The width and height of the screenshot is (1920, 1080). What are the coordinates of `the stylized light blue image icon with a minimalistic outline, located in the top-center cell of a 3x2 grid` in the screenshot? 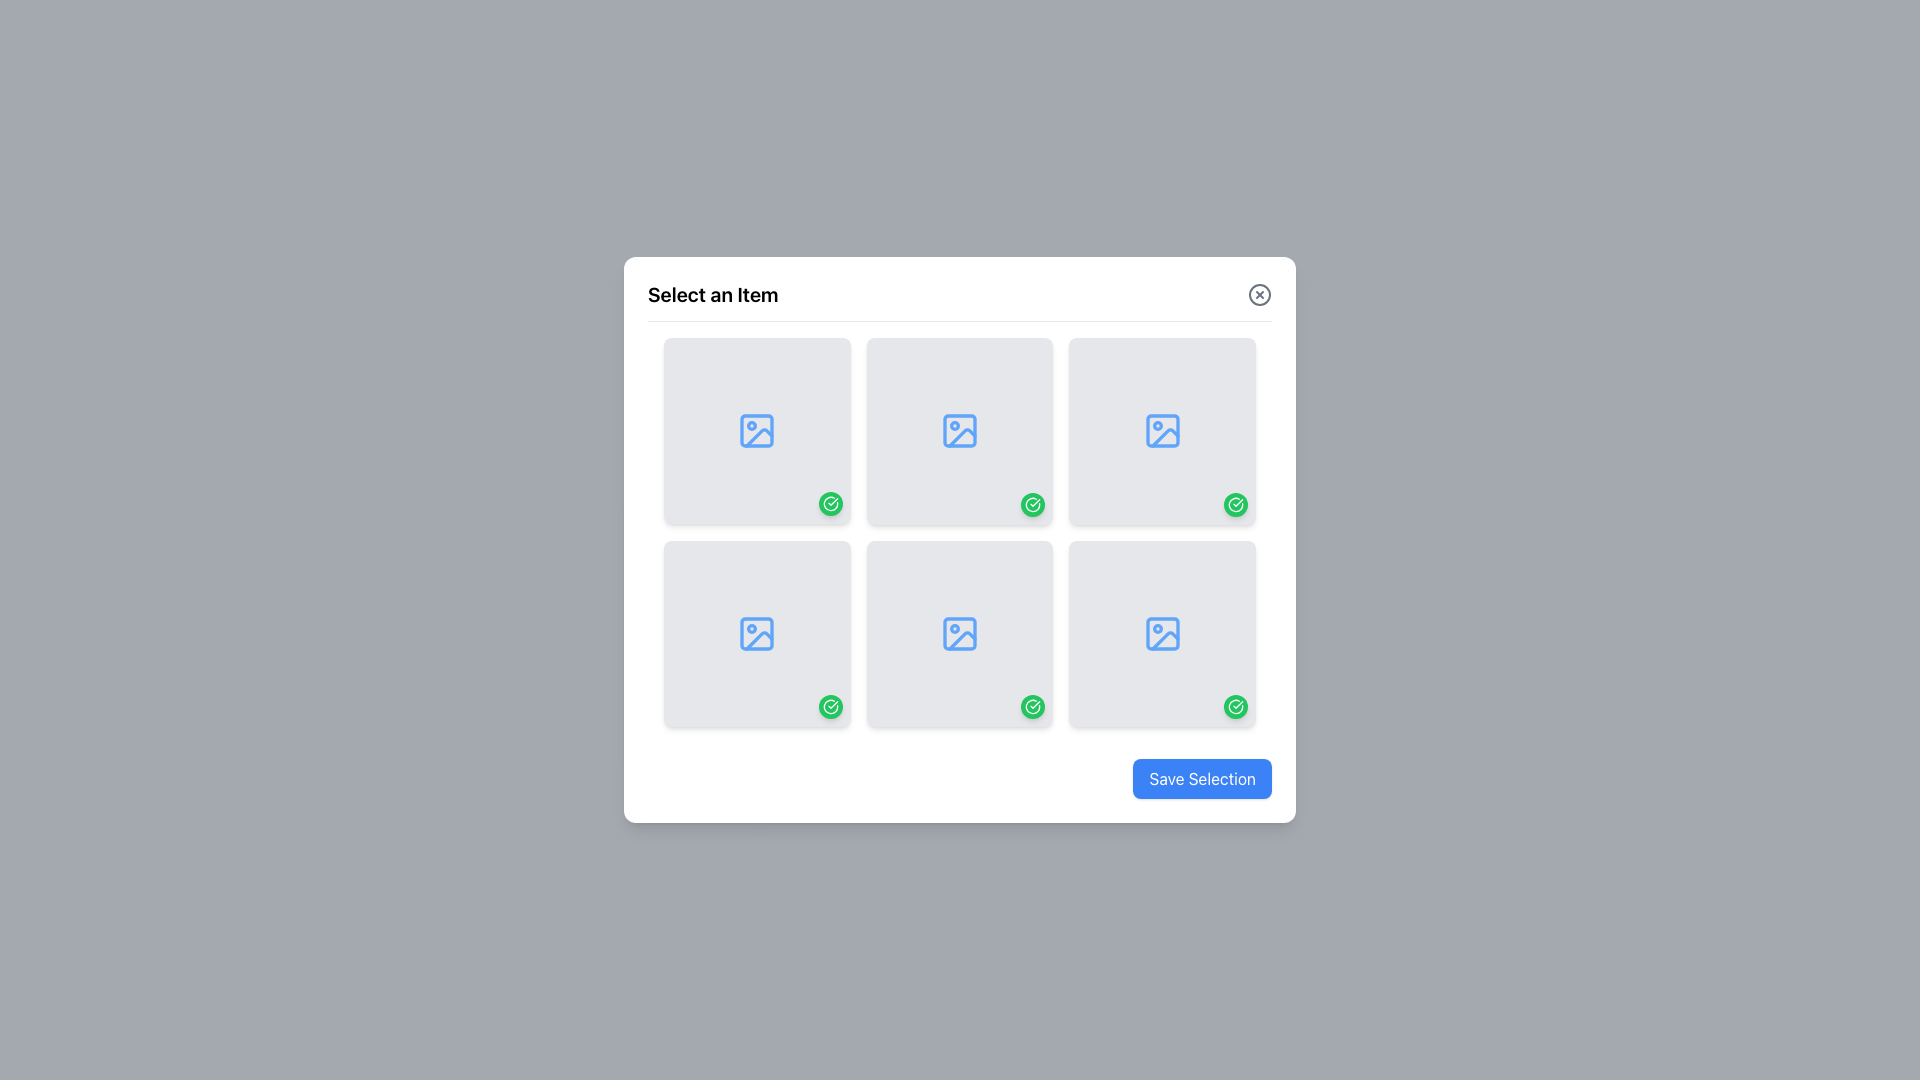 It's located at (960, 430).